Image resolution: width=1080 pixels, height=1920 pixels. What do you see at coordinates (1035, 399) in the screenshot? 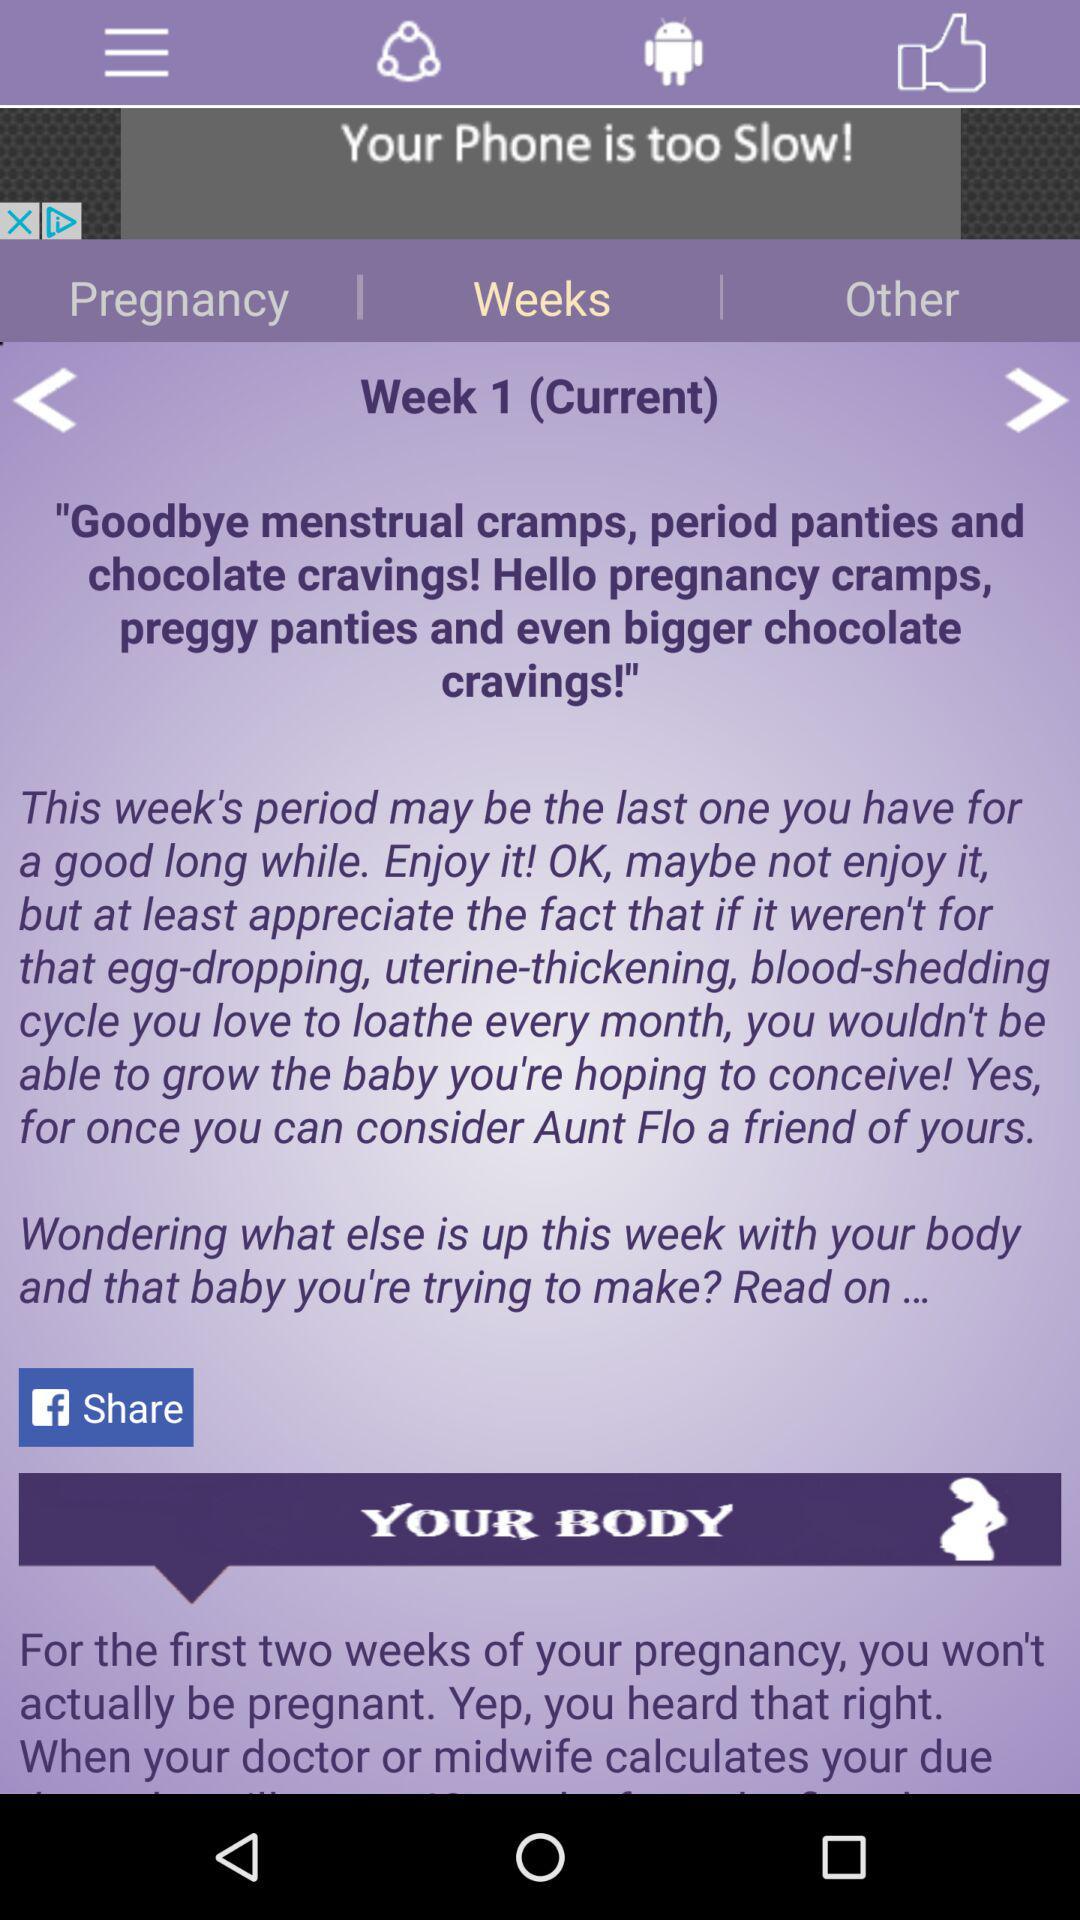
I see `next page` at bounding box center [1035, 399].